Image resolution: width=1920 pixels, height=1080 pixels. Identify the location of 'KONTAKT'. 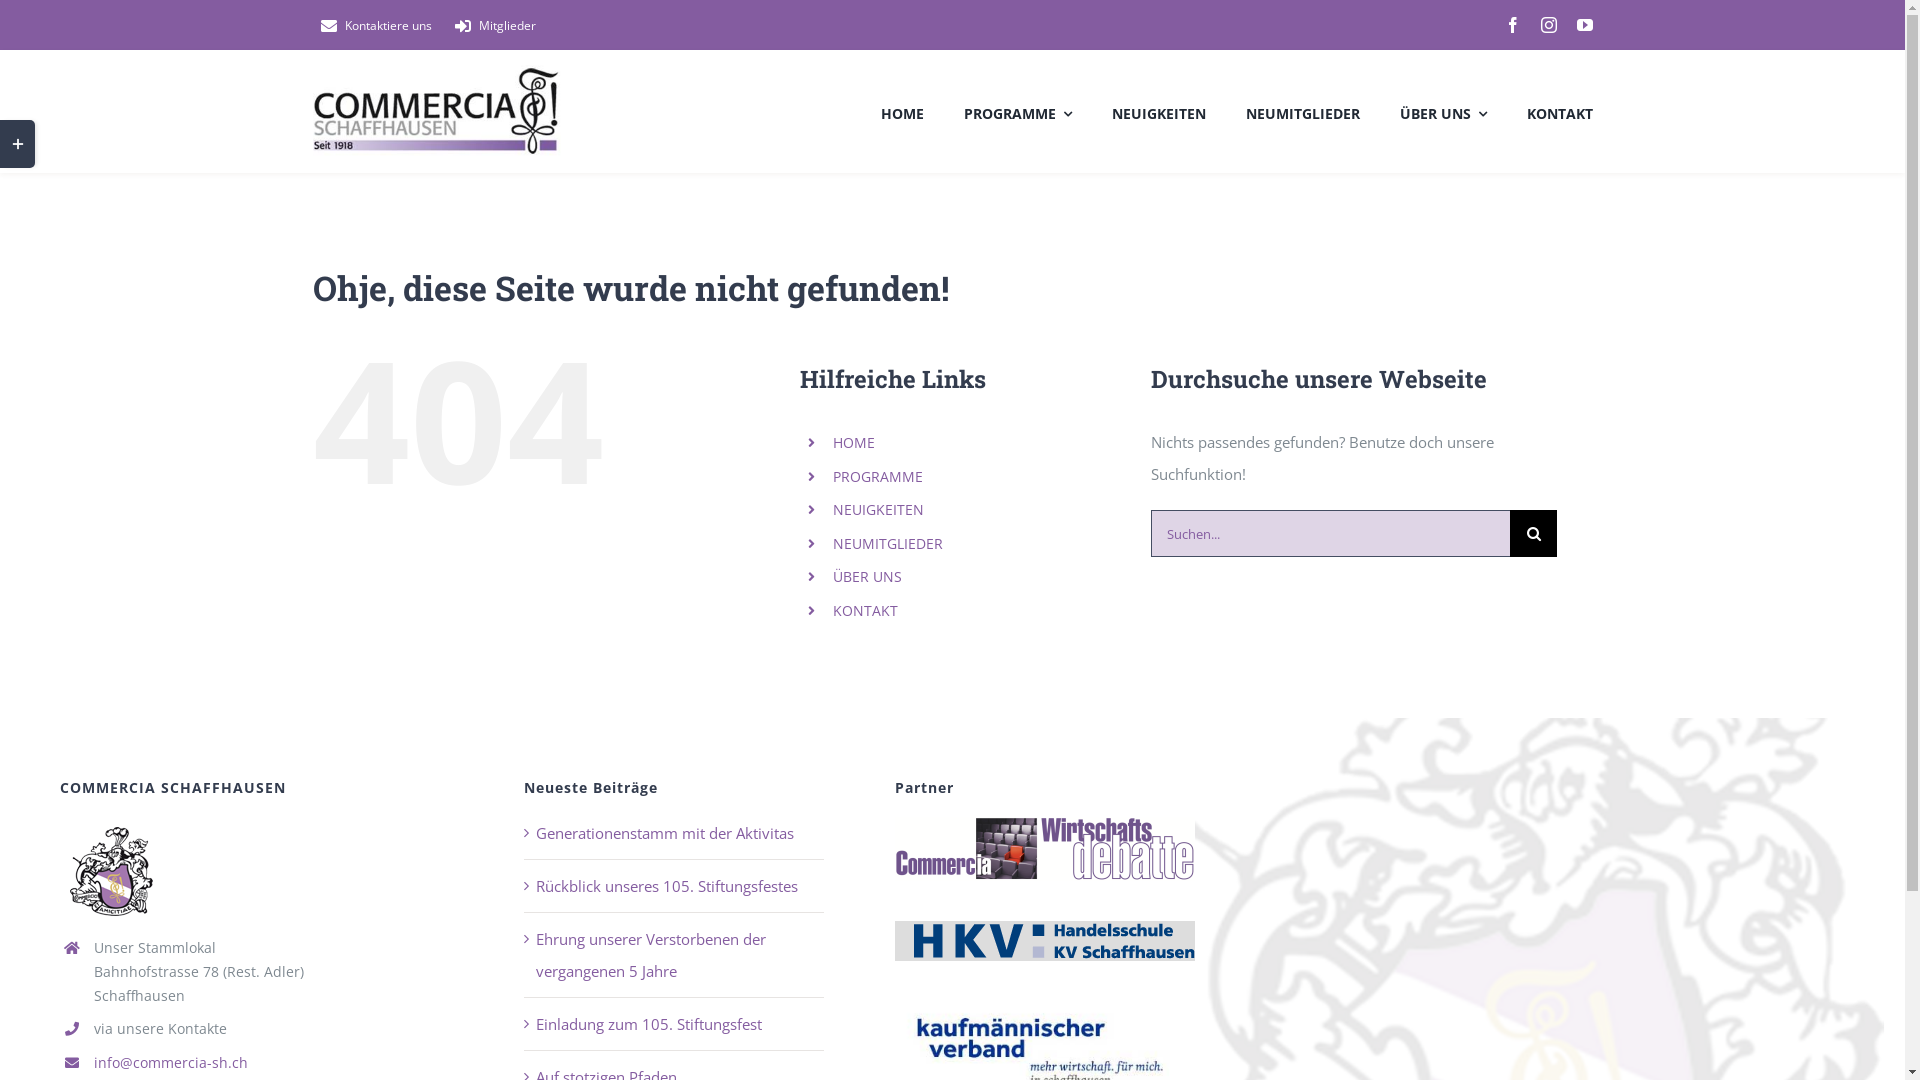
(1558, 111).